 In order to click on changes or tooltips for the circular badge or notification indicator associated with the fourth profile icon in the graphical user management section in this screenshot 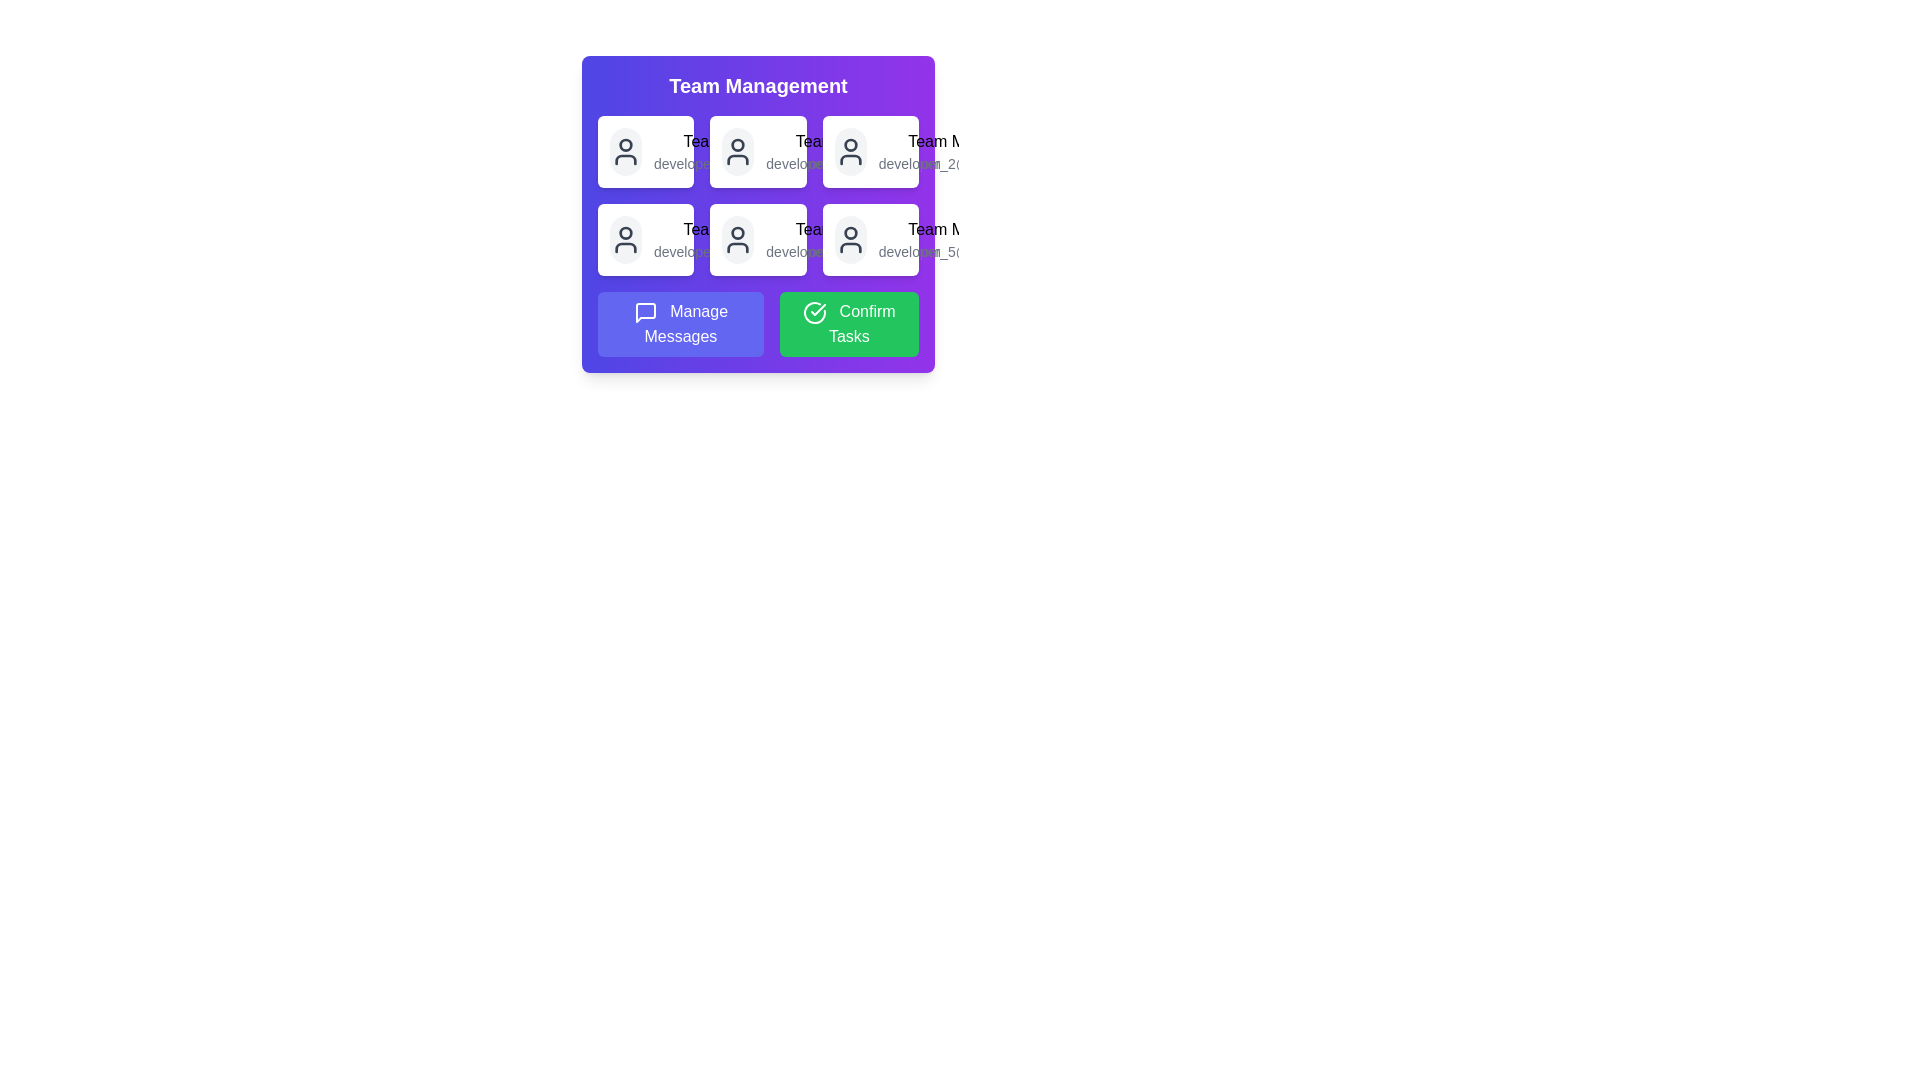, I will do `click(850, 232)`.